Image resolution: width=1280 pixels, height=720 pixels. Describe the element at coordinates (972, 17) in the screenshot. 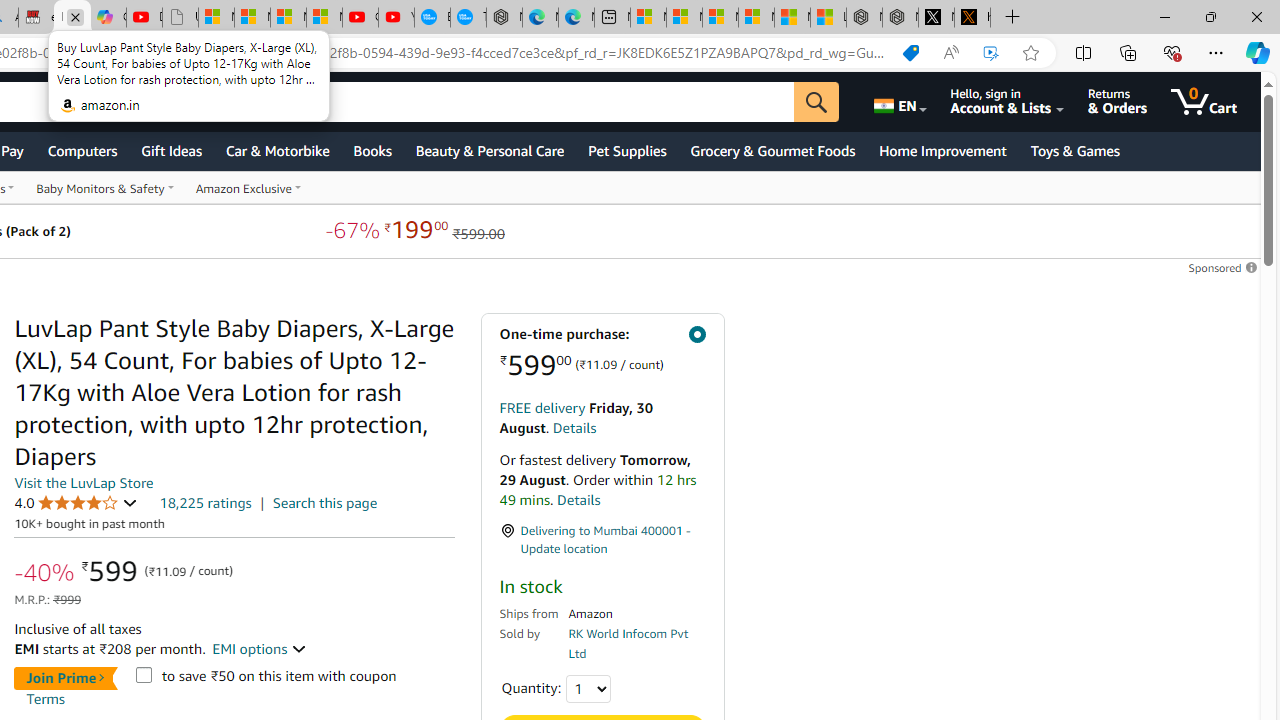

I see `'help.x.com | 524: A timeout occurred'` at that location.